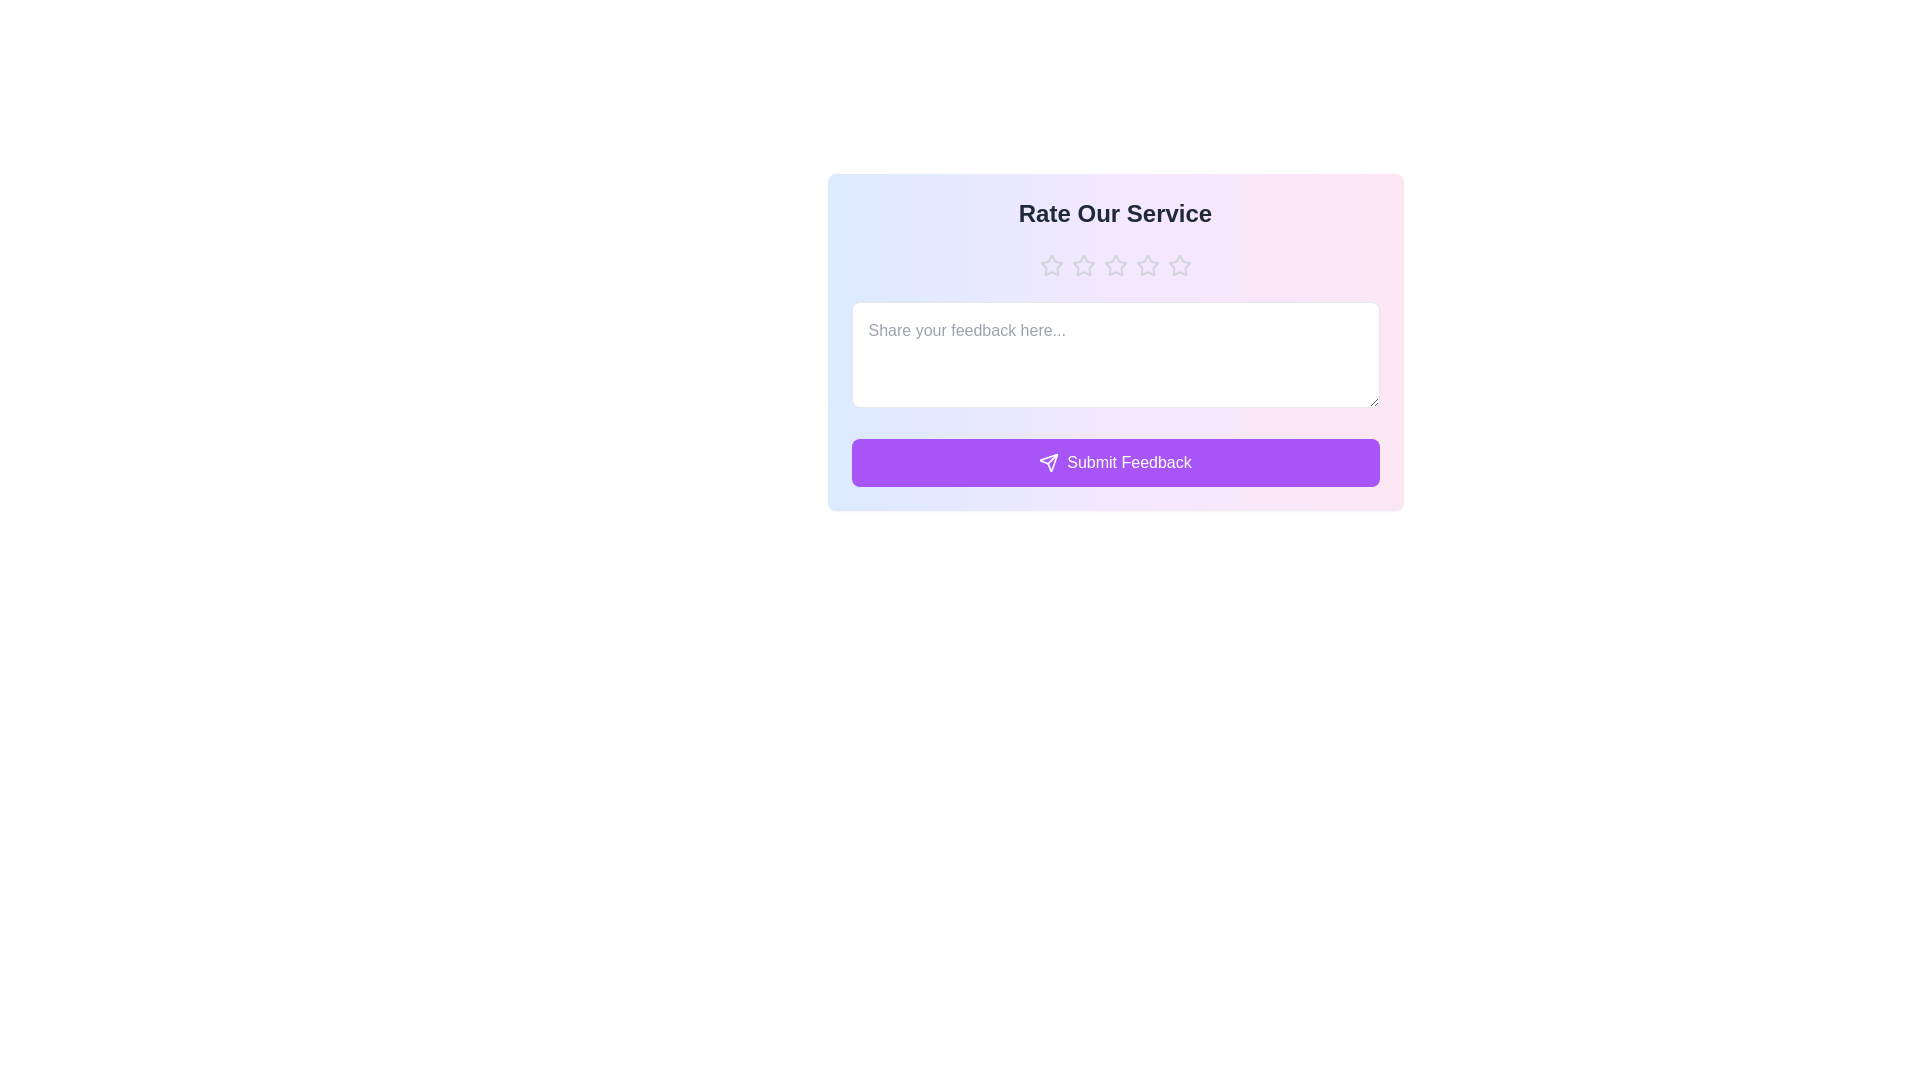 This screenshot has height=1080, width=1920. I want to click on the rating to 4 stars by clicking the corresponding star button, so click(1147, 265).